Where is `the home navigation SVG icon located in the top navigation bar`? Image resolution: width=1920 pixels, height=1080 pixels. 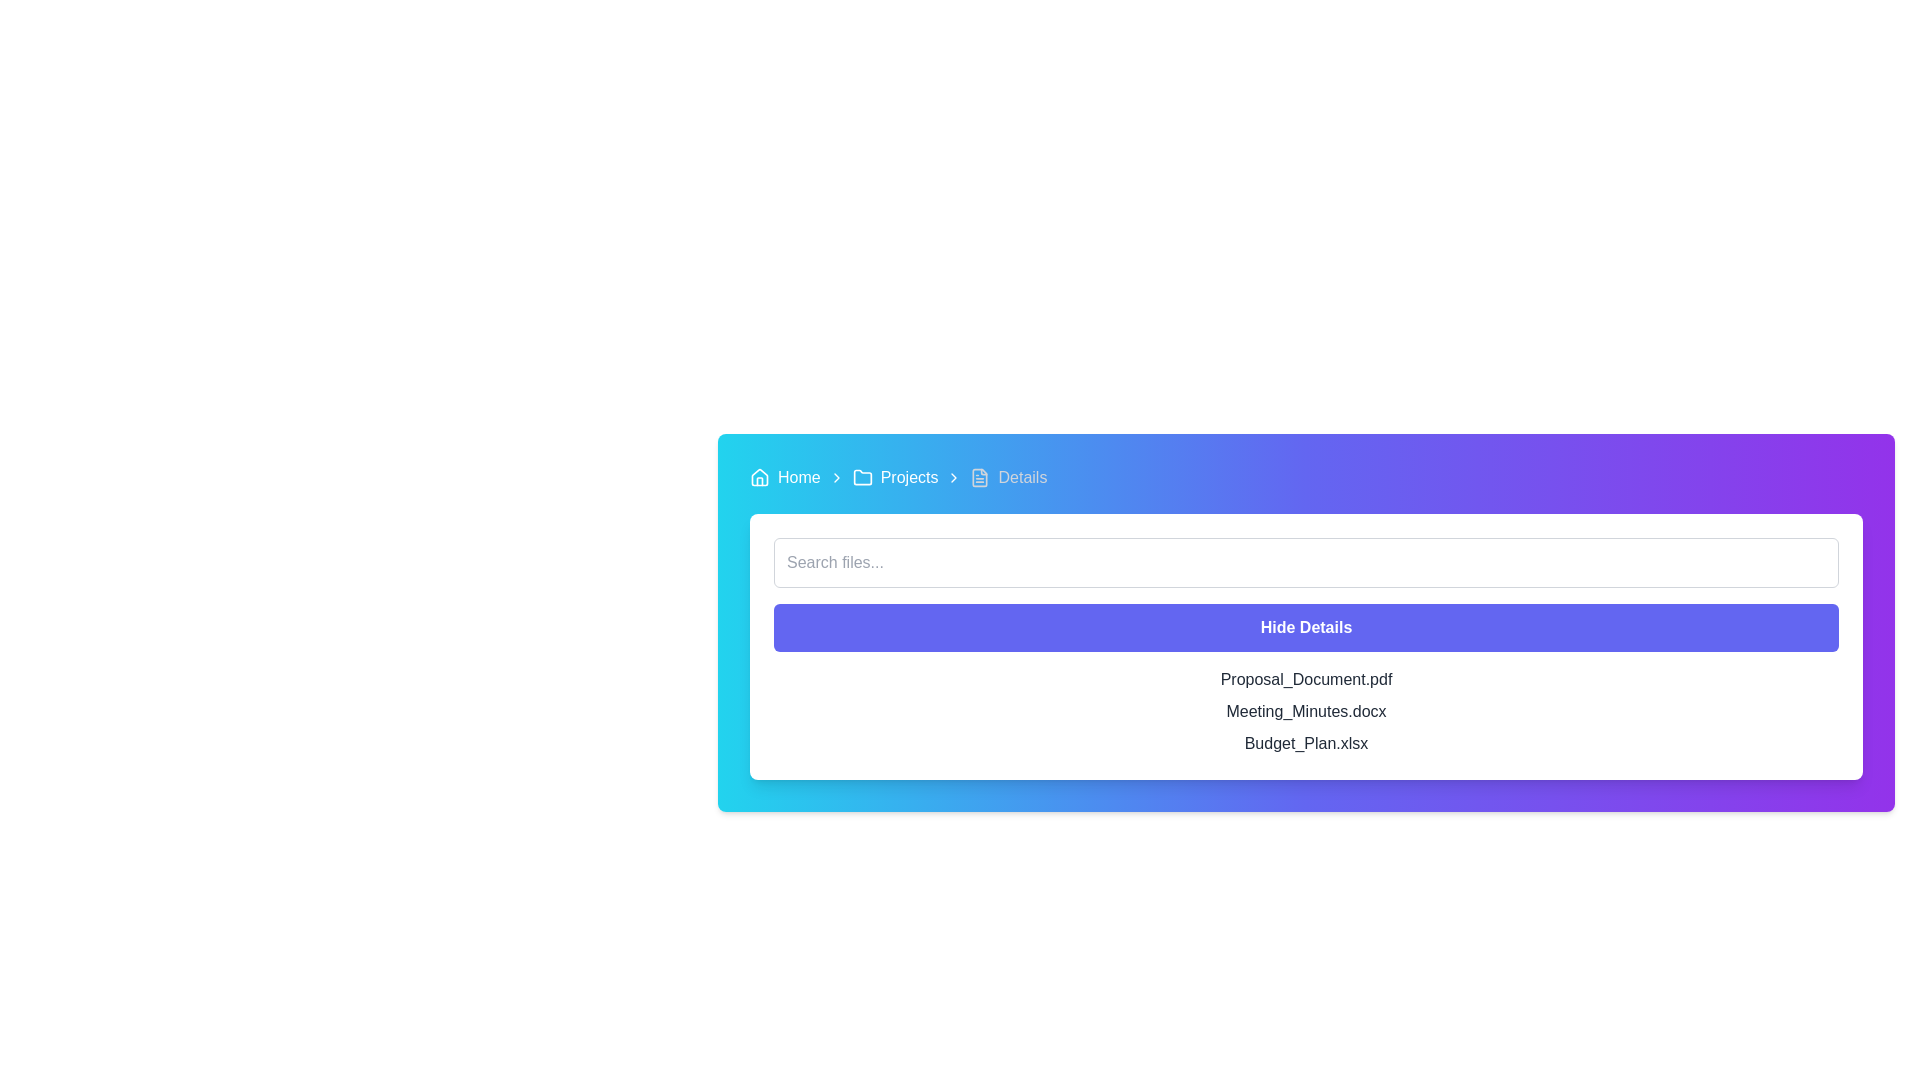
the home navigation SVG icon located in the top navigation bar is located at coordinates (758, 478).